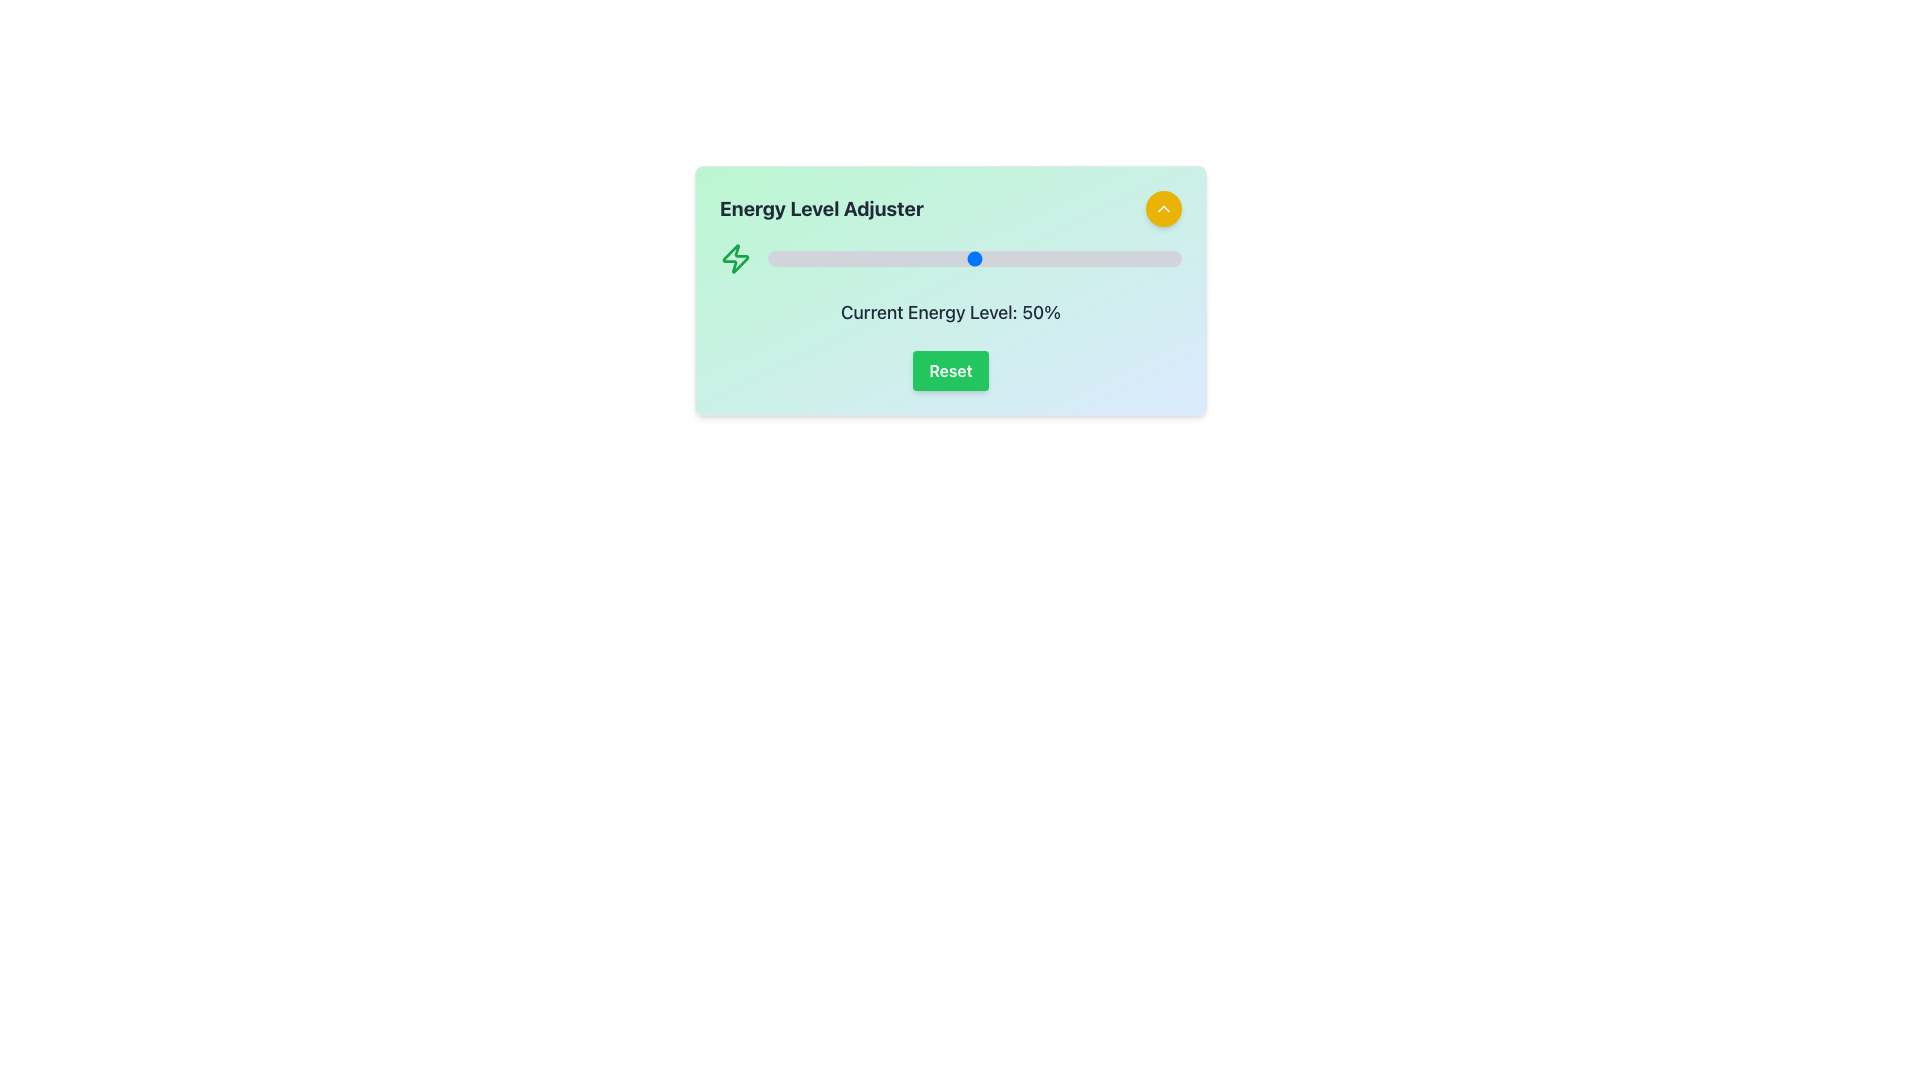  I want to click on energy level, so click(779, 257).